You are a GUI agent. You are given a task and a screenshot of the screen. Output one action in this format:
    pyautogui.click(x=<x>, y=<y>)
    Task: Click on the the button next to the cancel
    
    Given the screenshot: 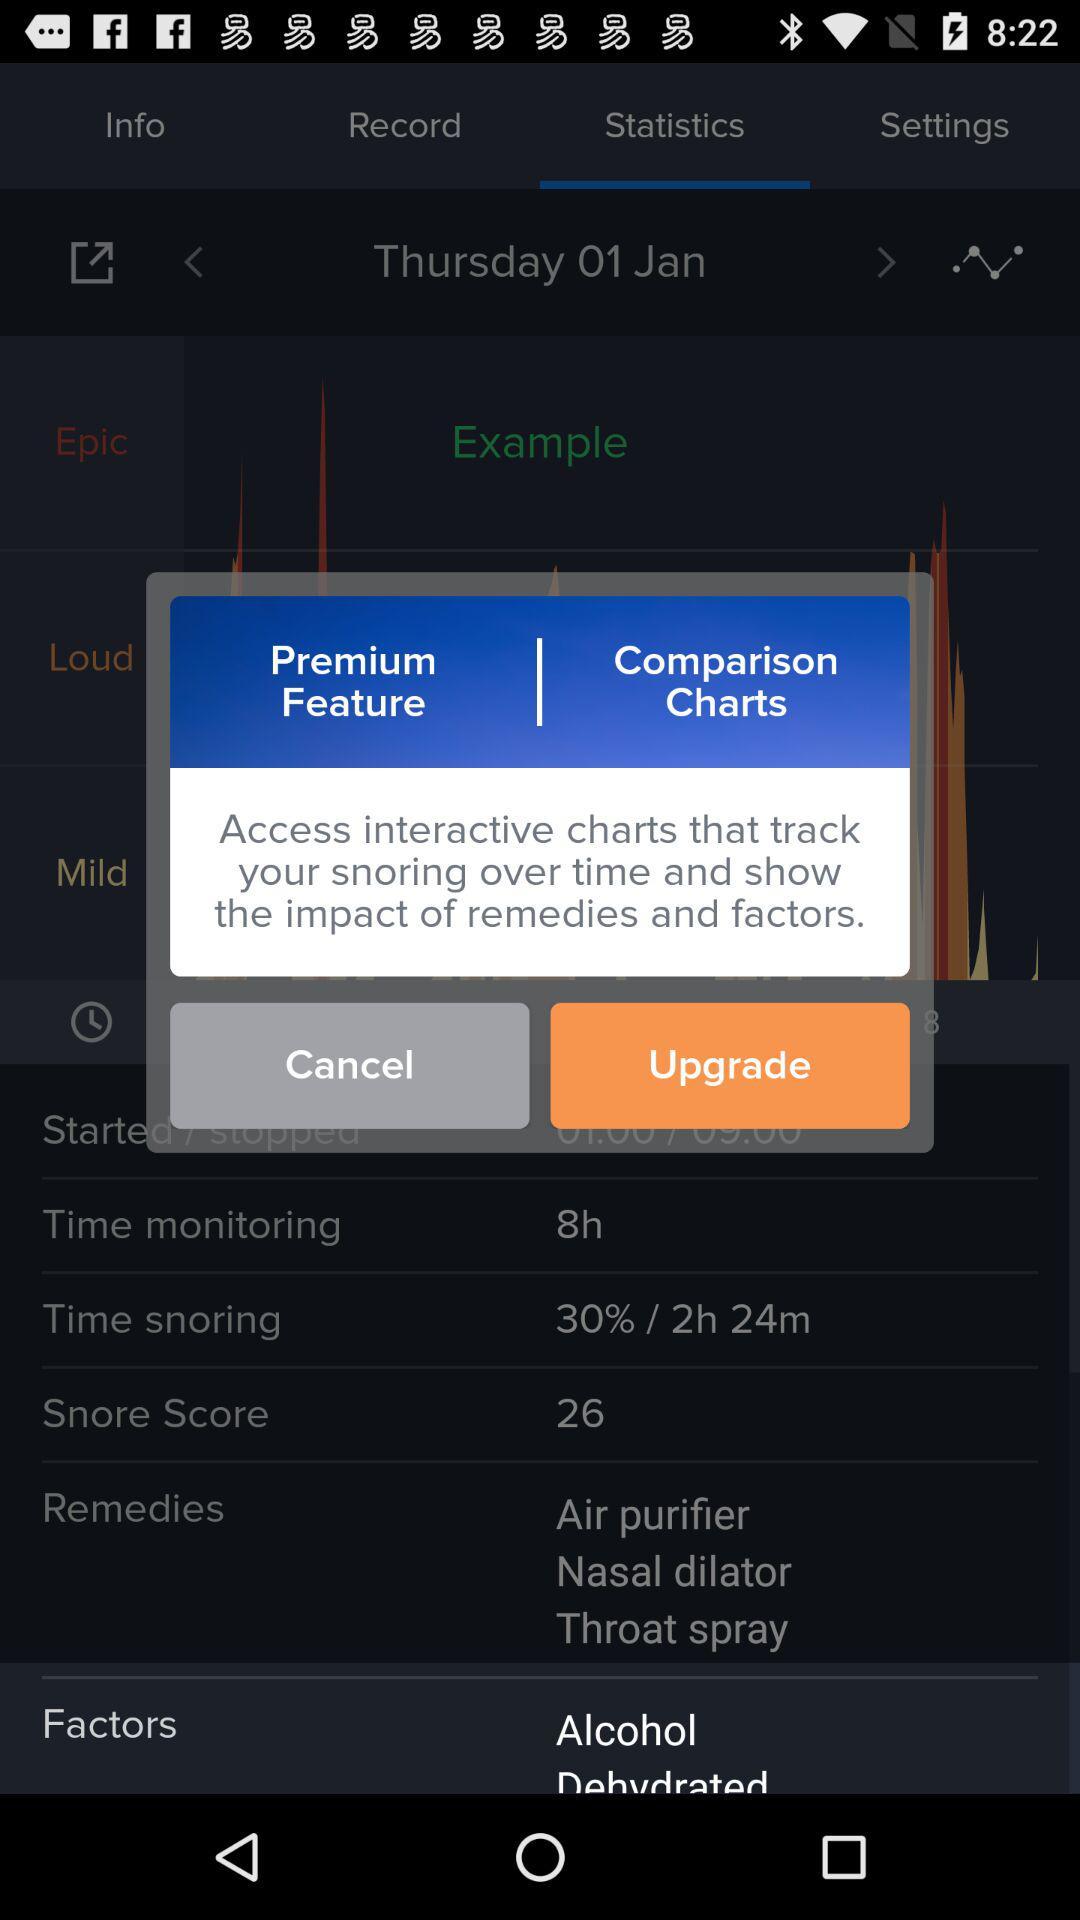 What is the action you would take?
    pyautogui.click(x=730, y=1064)
    